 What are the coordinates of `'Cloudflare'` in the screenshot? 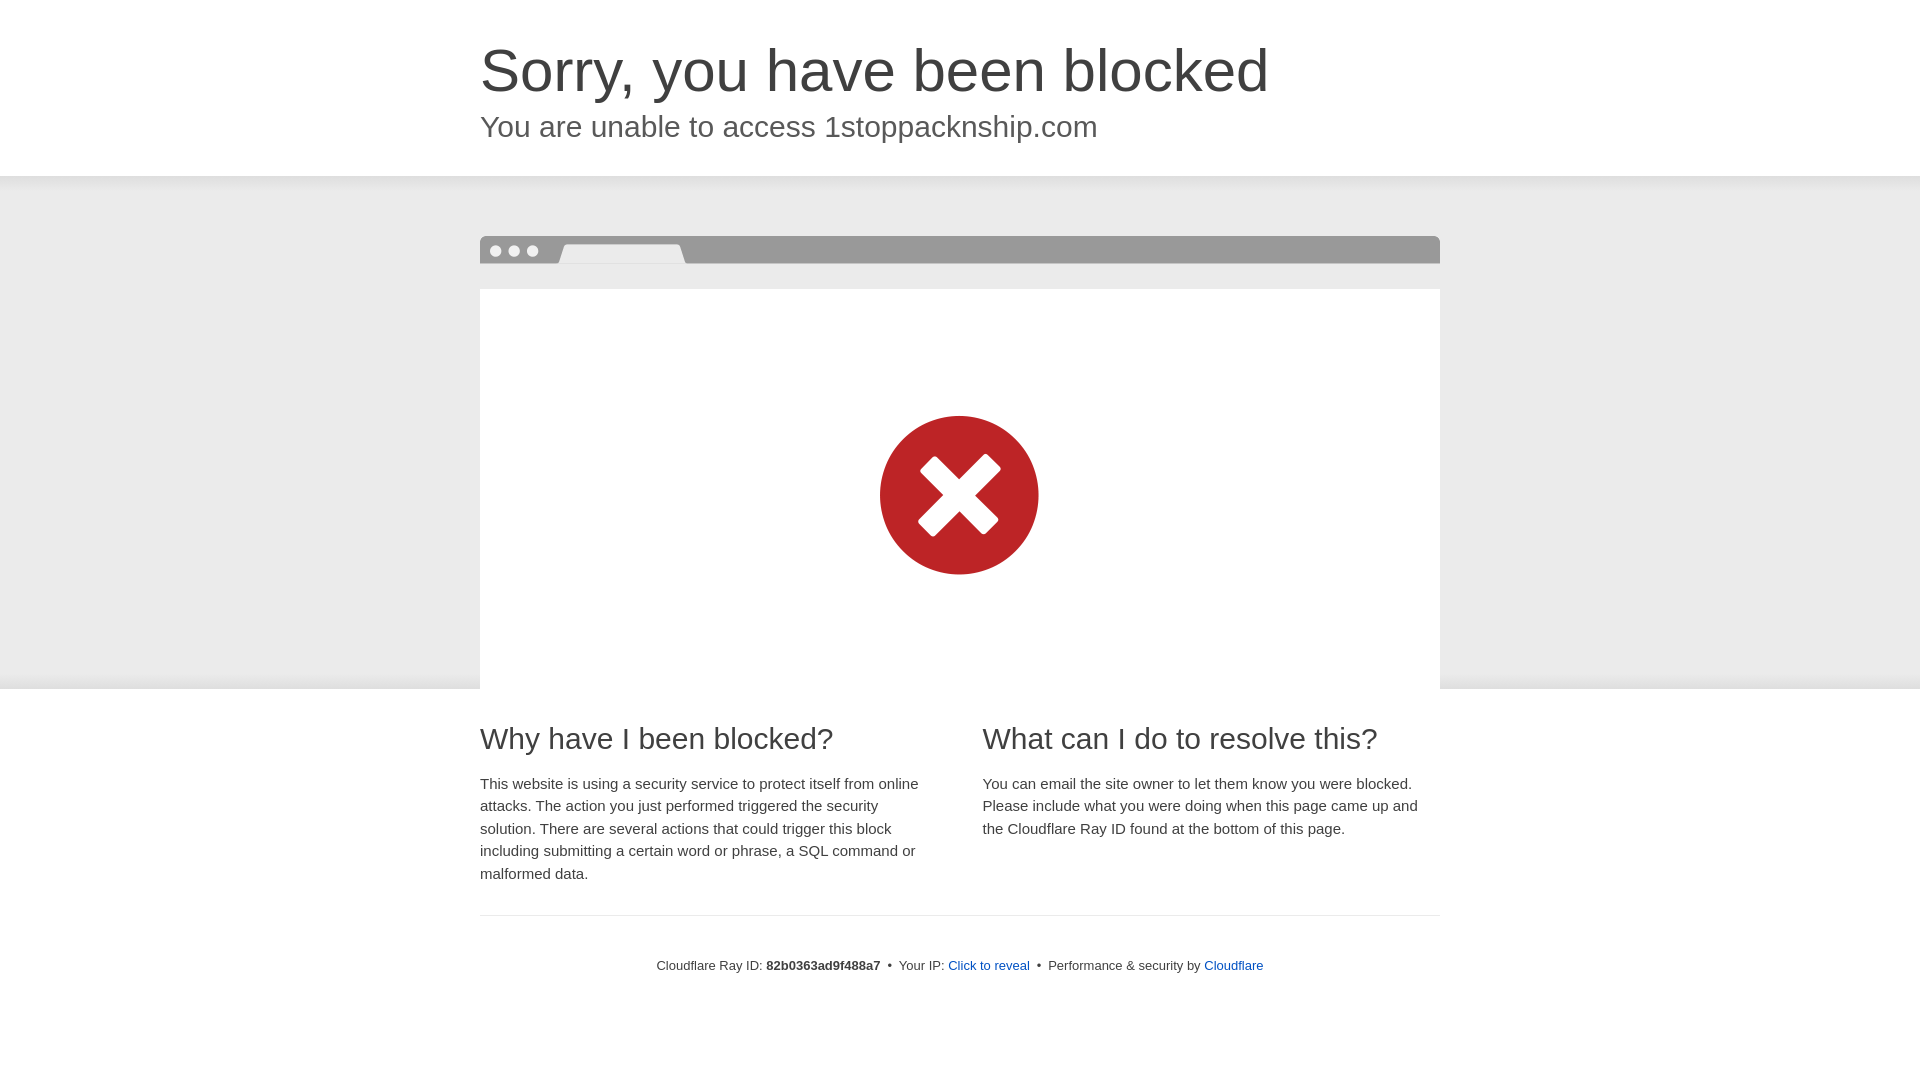 It's located at (1232, 964).